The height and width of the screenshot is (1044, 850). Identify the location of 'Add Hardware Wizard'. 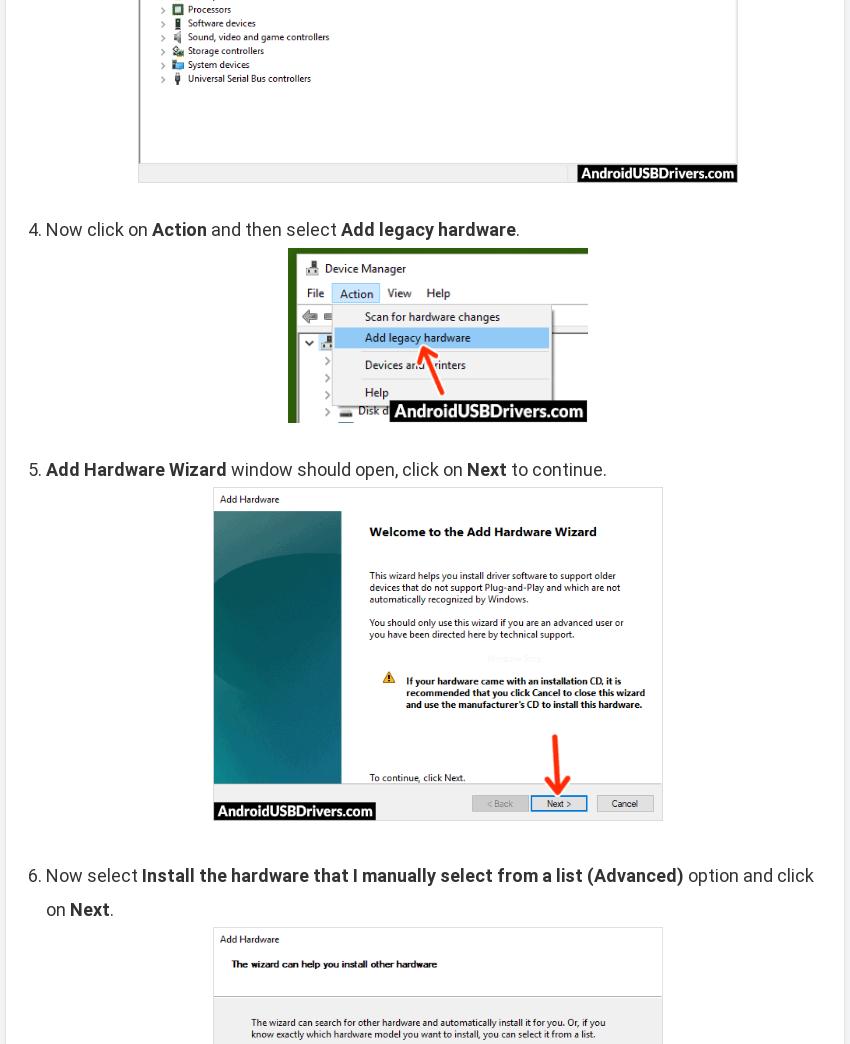
(136, 469).